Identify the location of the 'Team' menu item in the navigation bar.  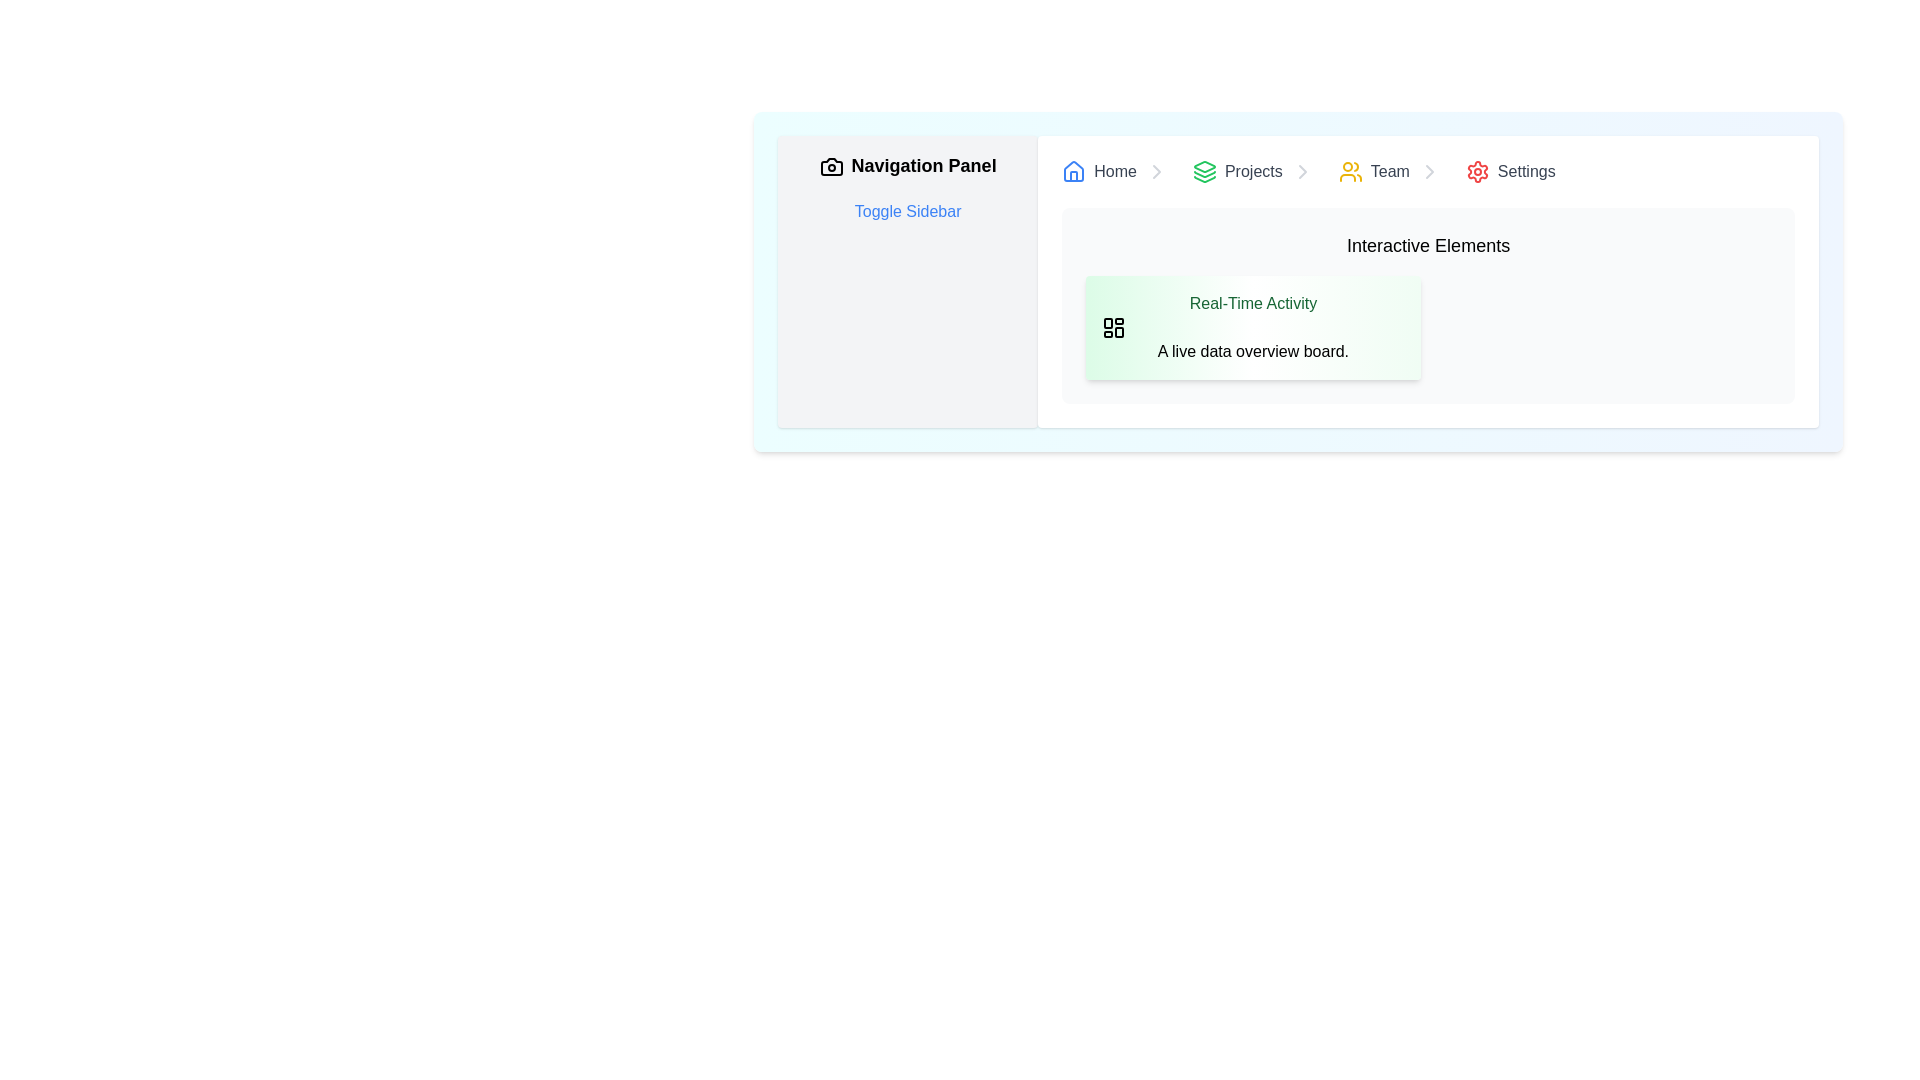
(1373, 171).